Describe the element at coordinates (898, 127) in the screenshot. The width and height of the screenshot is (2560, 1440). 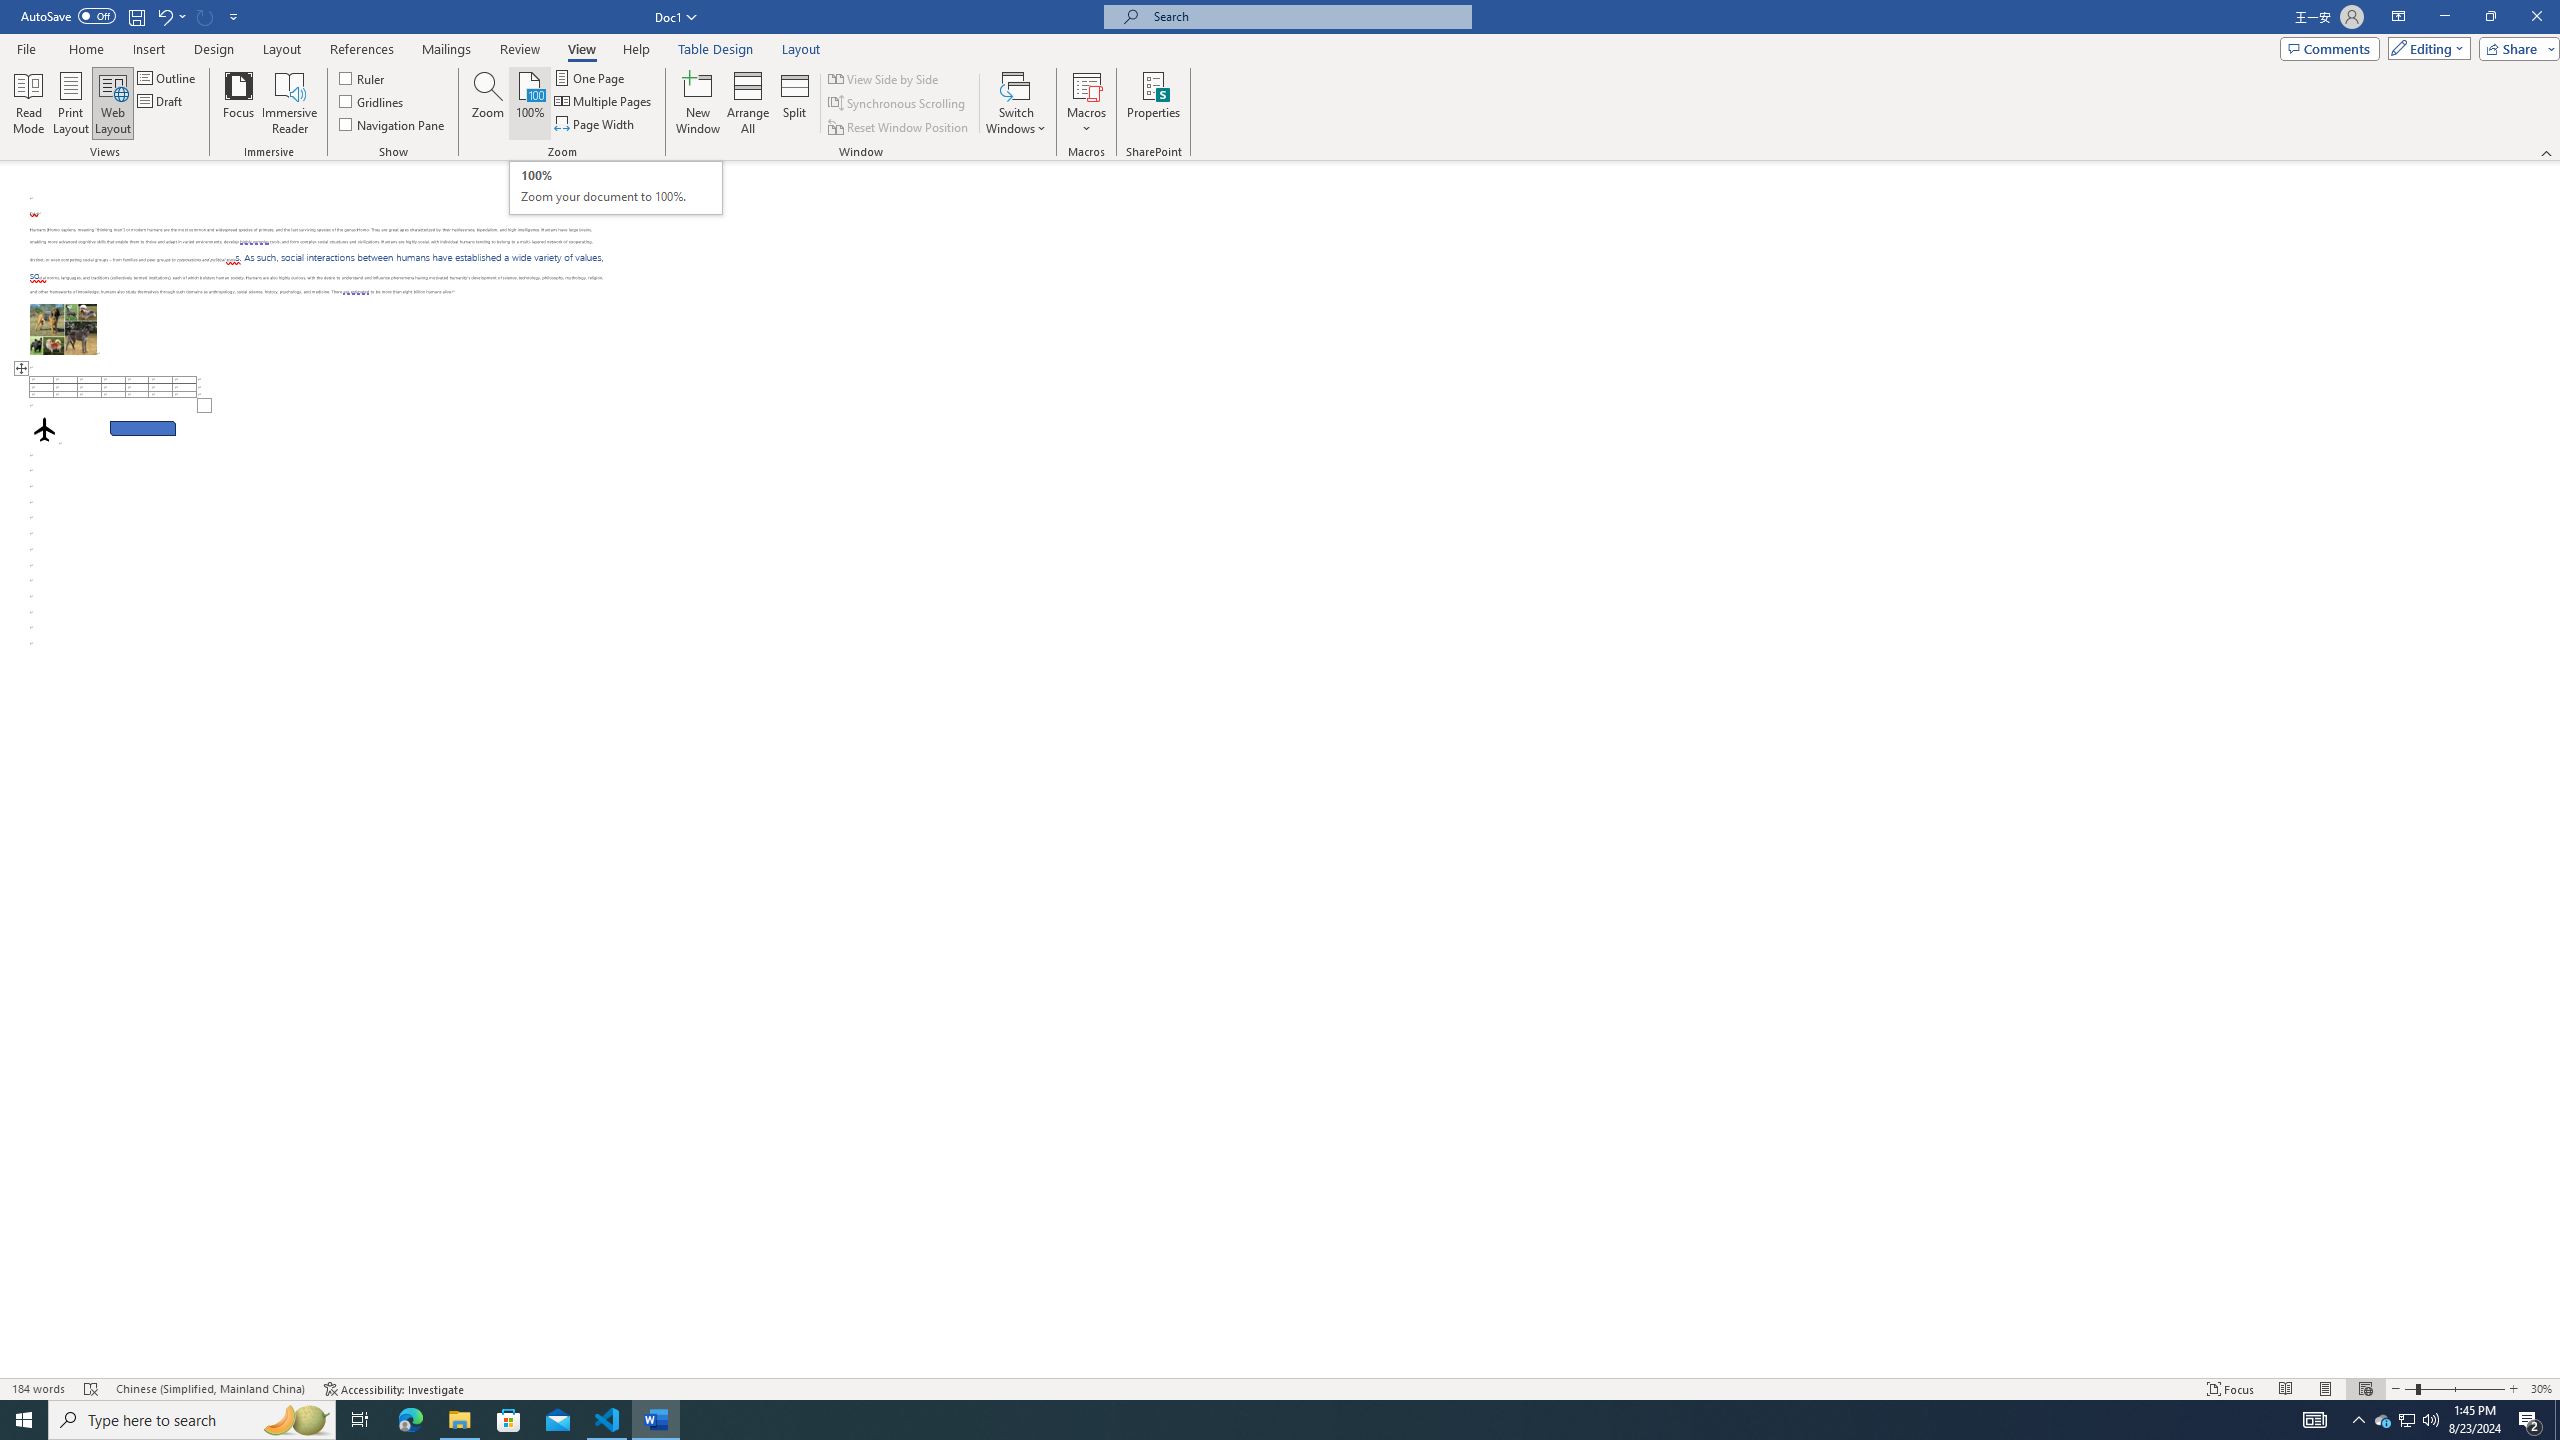
I see `'Reset Window Position'` at that location.